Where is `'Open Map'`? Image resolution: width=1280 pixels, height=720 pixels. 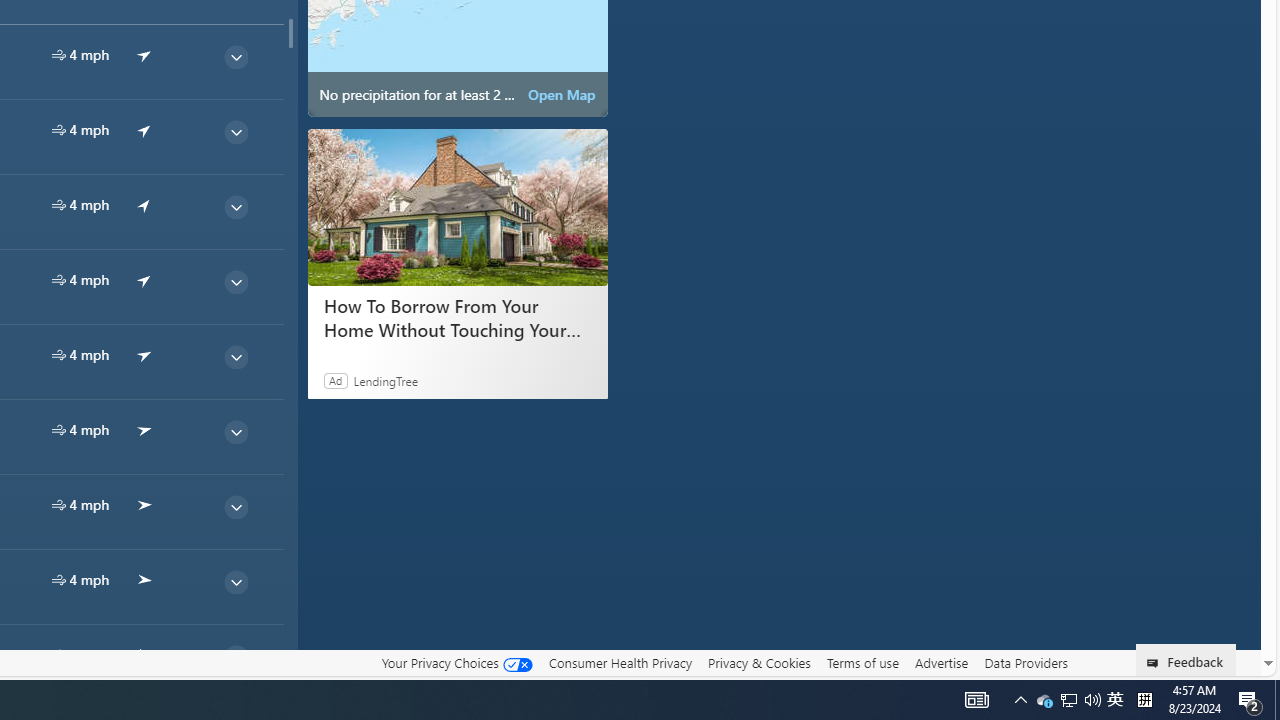 'Open Map' is located at coordinates (560, 95).